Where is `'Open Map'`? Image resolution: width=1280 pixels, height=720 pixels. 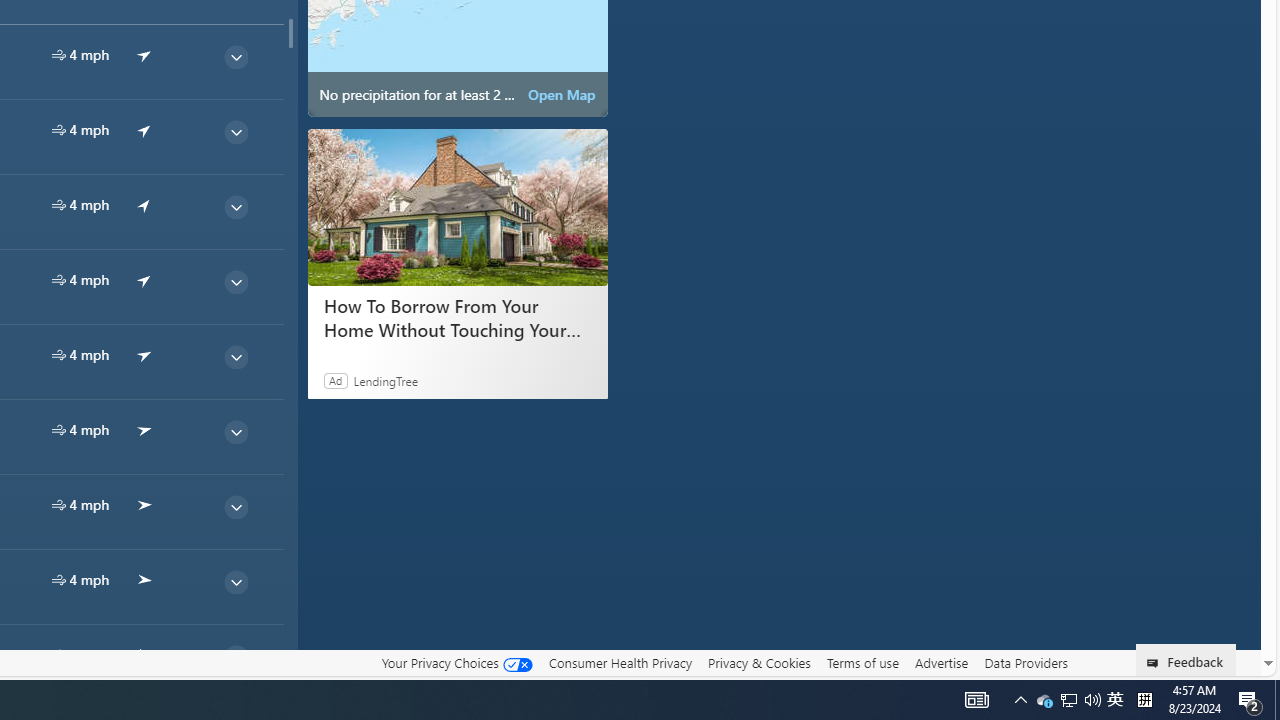 'Open Map' is located at coordinates (560, 95).